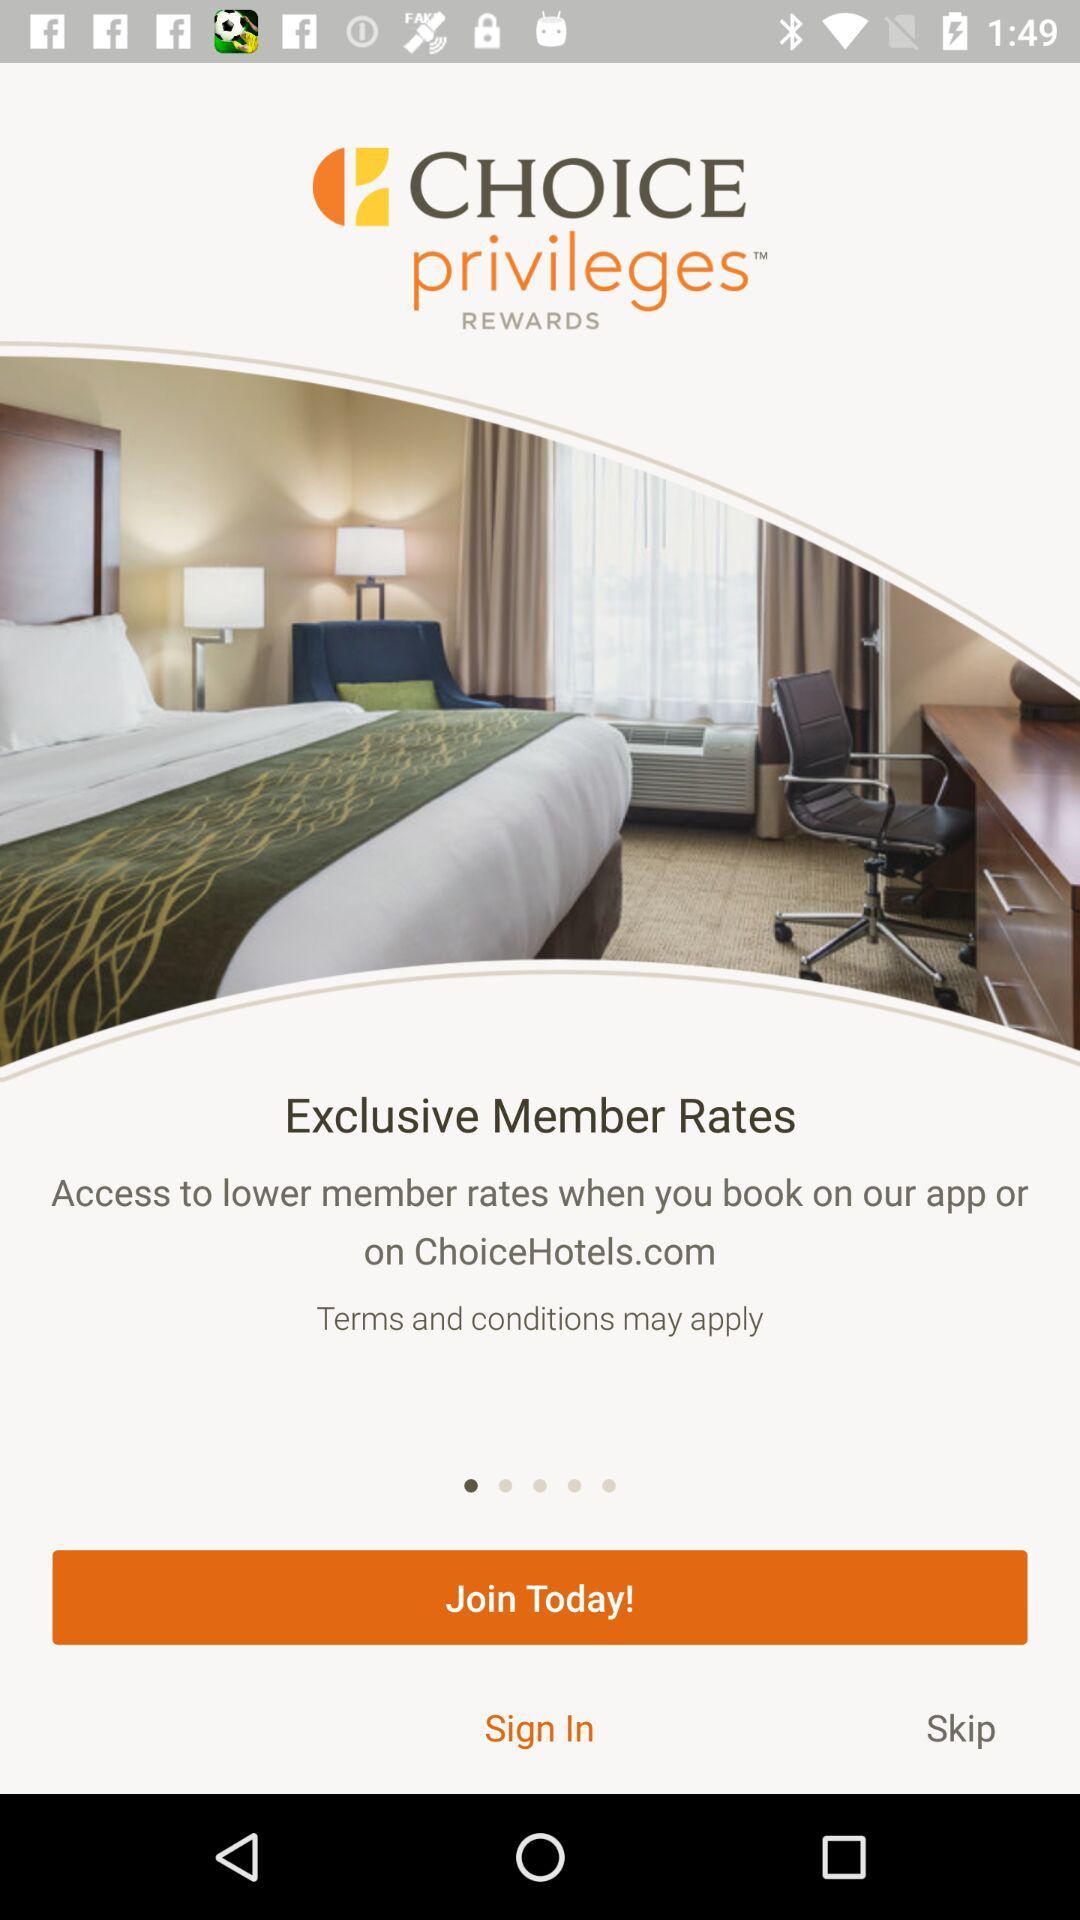 The height and width of the screenshot is (1920, 1080). Describe the element at coordinates (960, 1726) in the screenshot. I see `the item below join today!` at that location.